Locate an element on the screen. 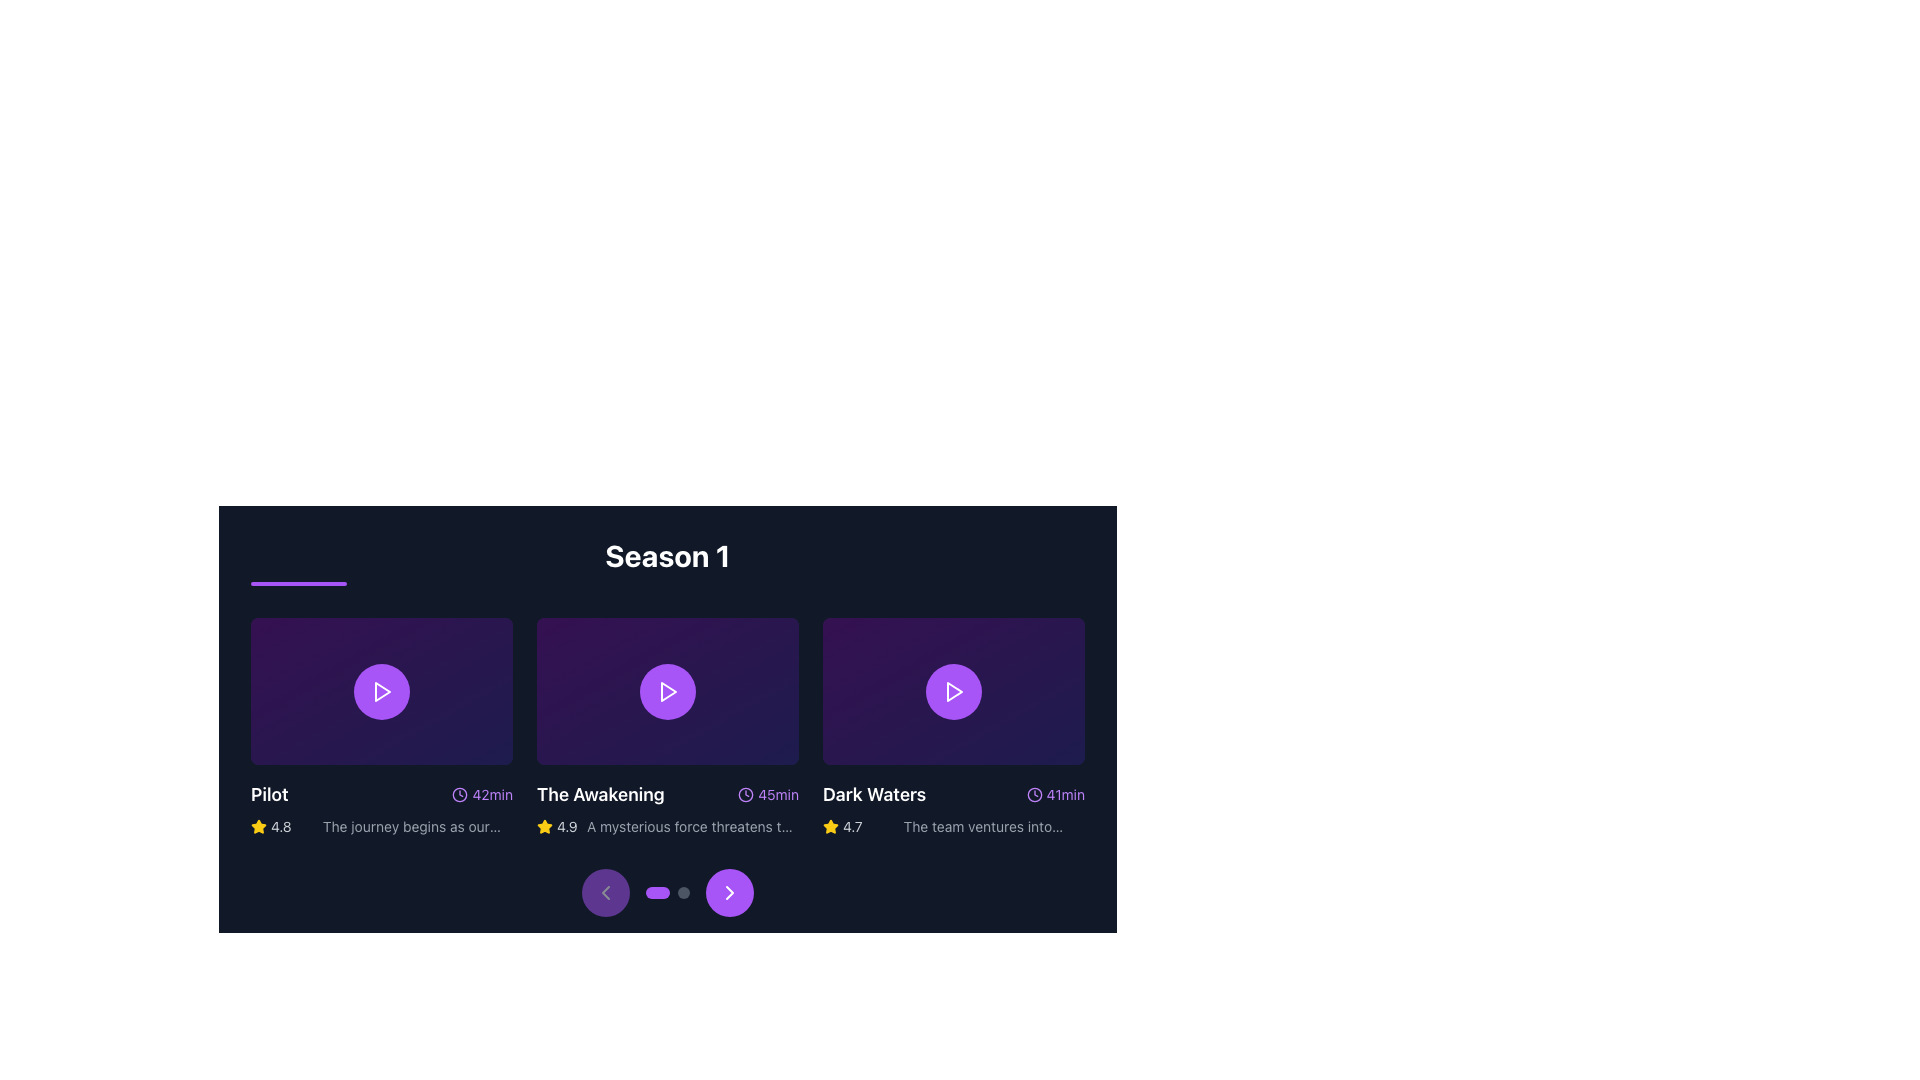 Image resolution: width=1920 pixels, height=1080 pixels. the clickable video thumbnail with a play button, which features a gradient background and a central play icon is located at coordinates (382, 689).